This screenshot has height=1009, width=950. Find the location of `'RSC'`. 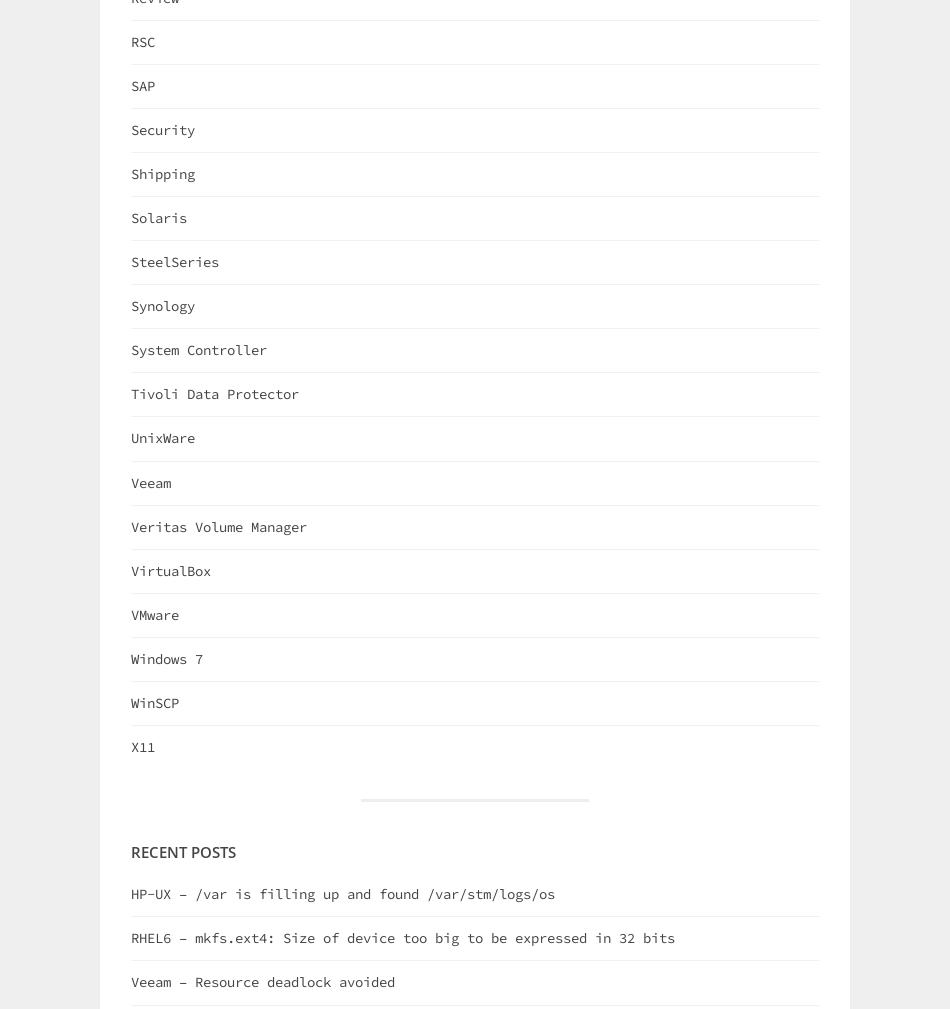

'RSC' is located at coordinates (142, 39).